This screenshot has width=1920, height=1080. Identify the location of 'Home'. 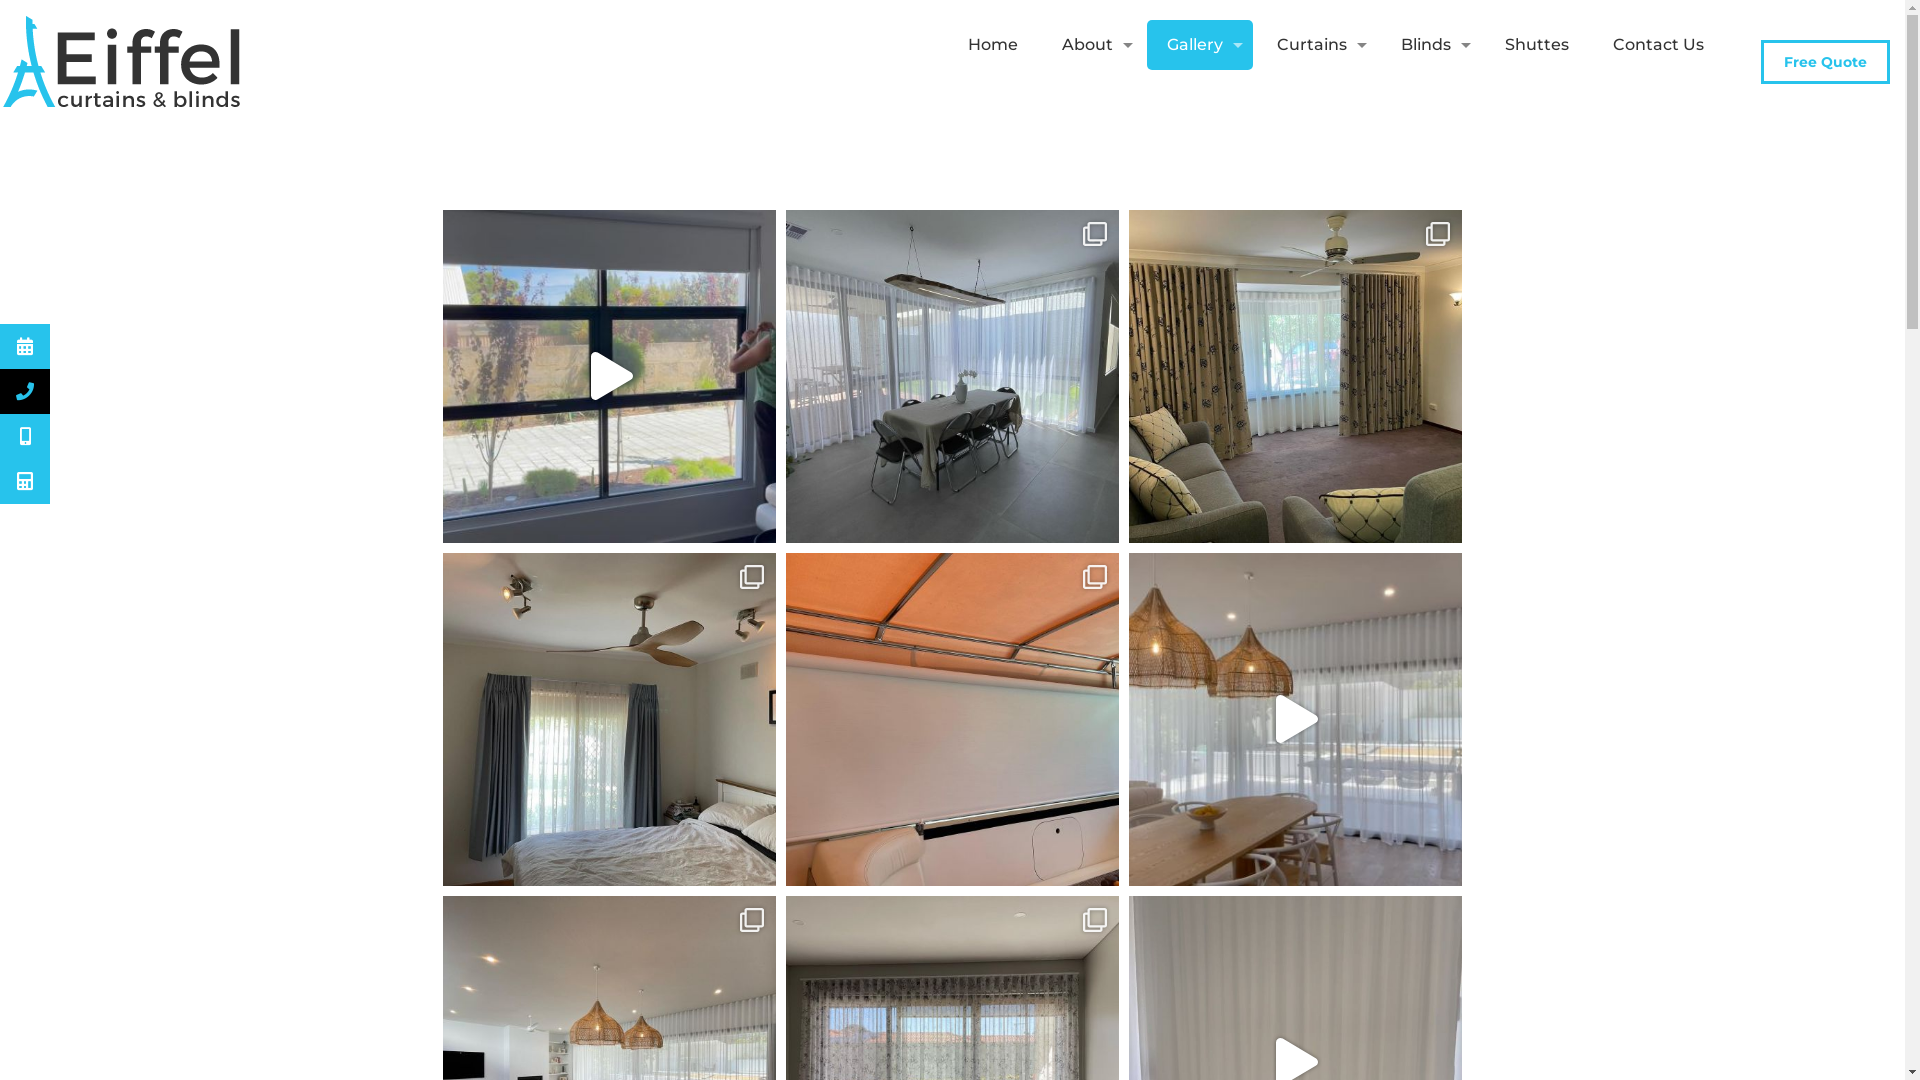
(993, 45).